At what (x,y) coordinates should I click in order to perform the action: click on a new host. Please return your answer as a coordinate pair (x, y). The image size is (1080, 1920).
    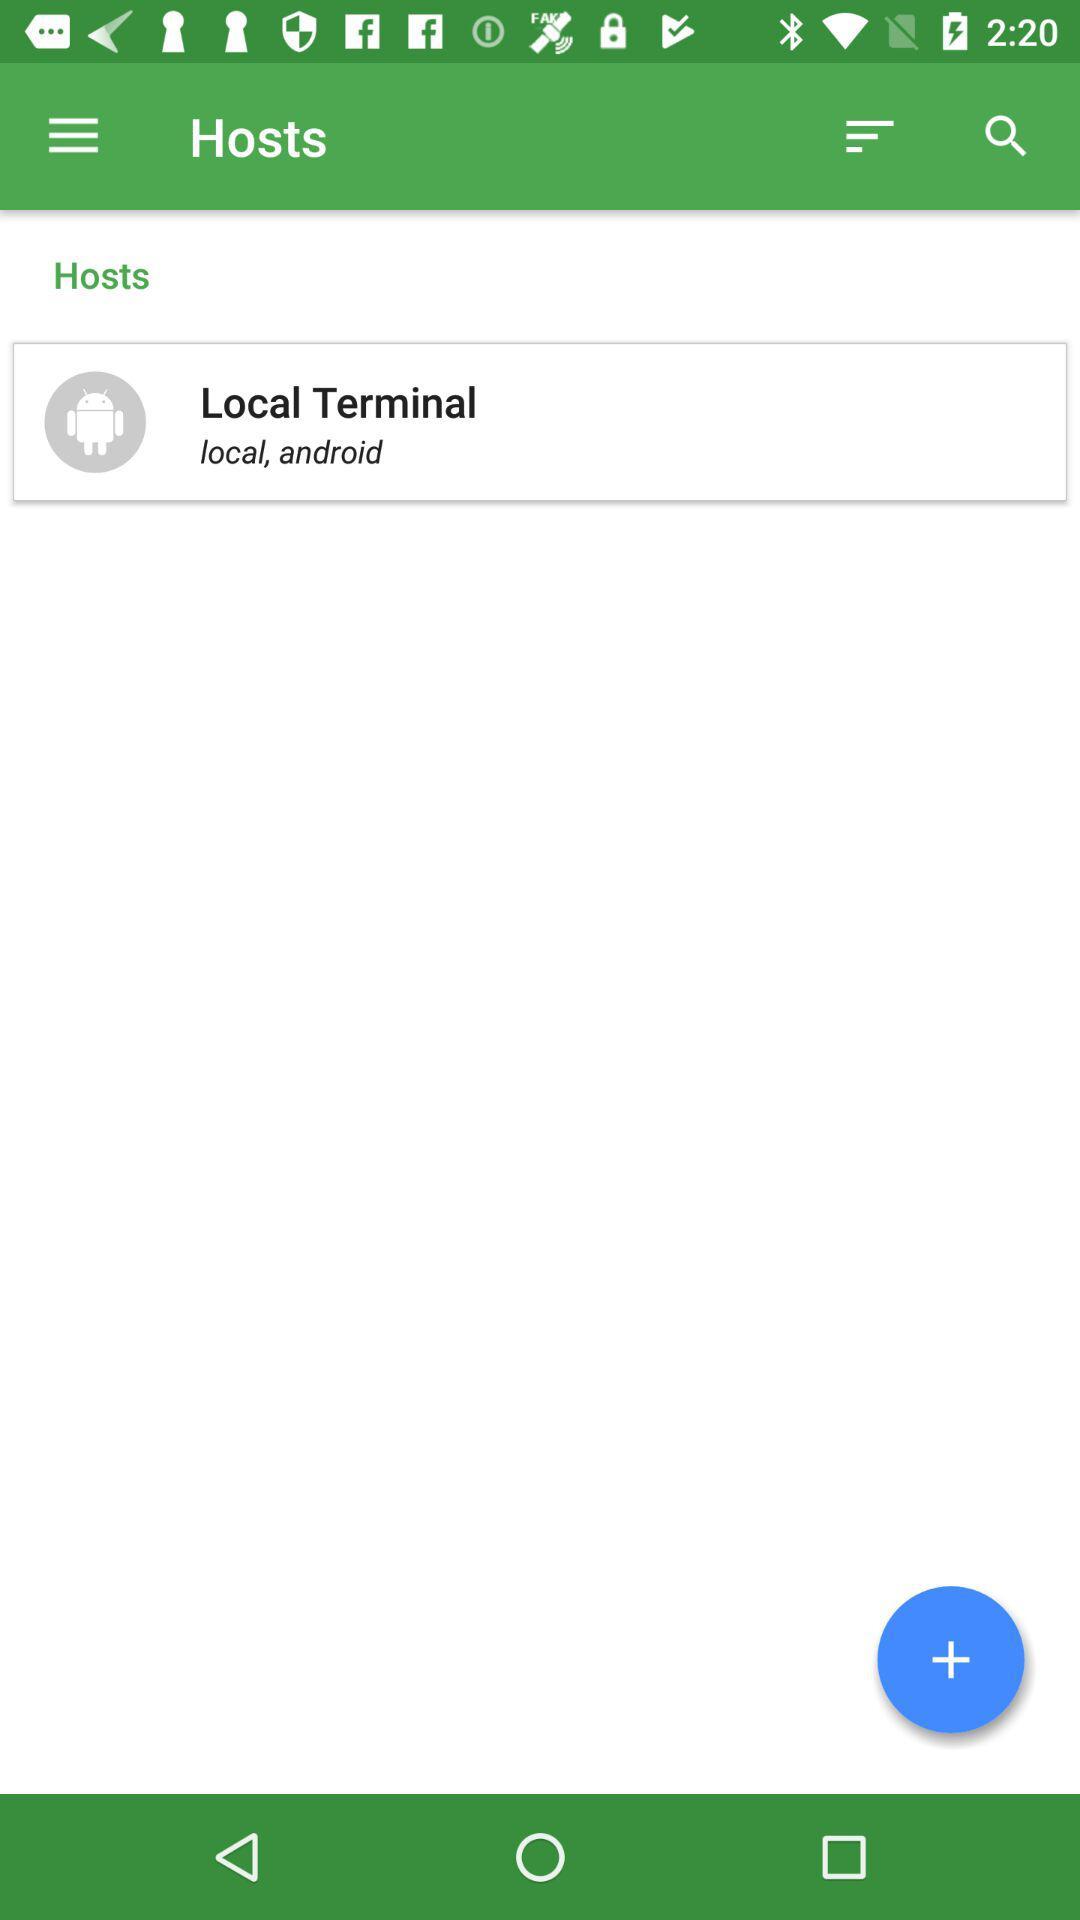
    Looking at the image, I should click on (950, 1659).